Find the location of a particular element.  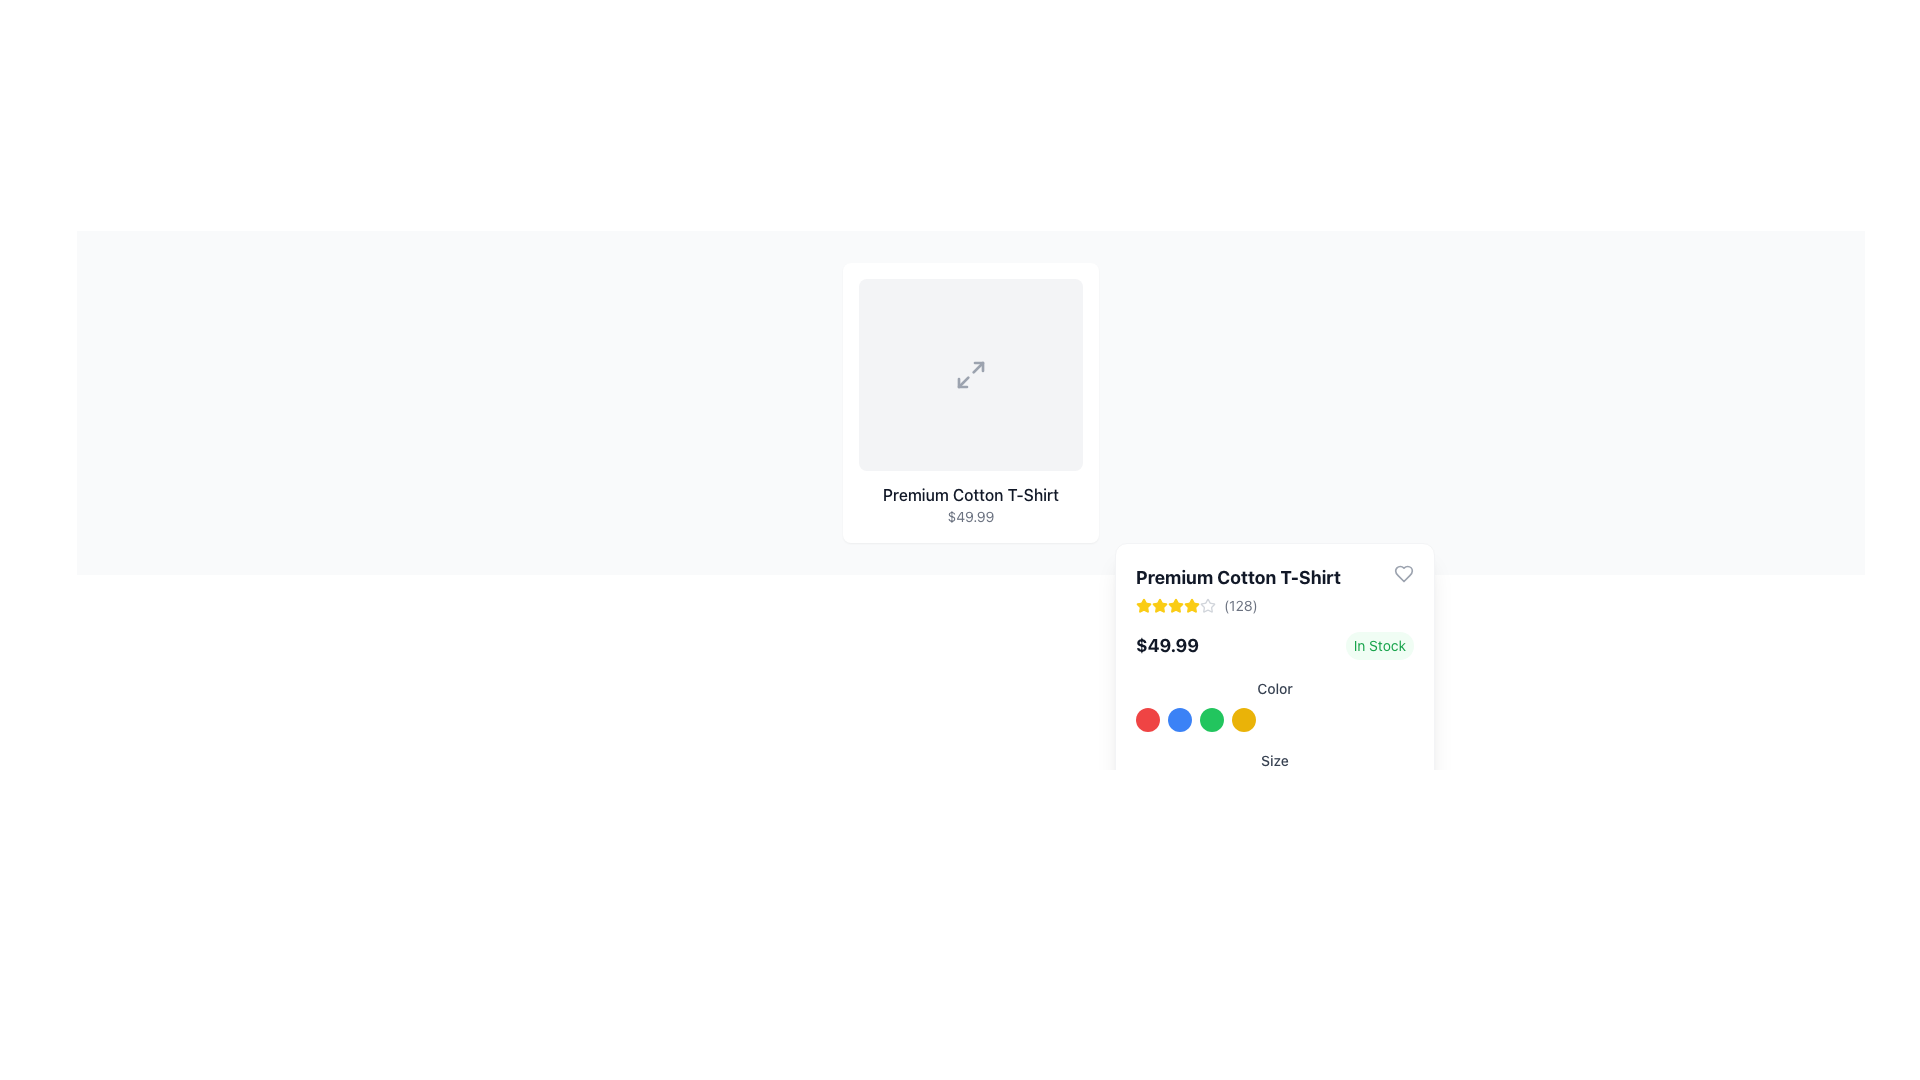

the leftmost bright yellow five-pointed star rating icon is located at coordinates (1160, 604).